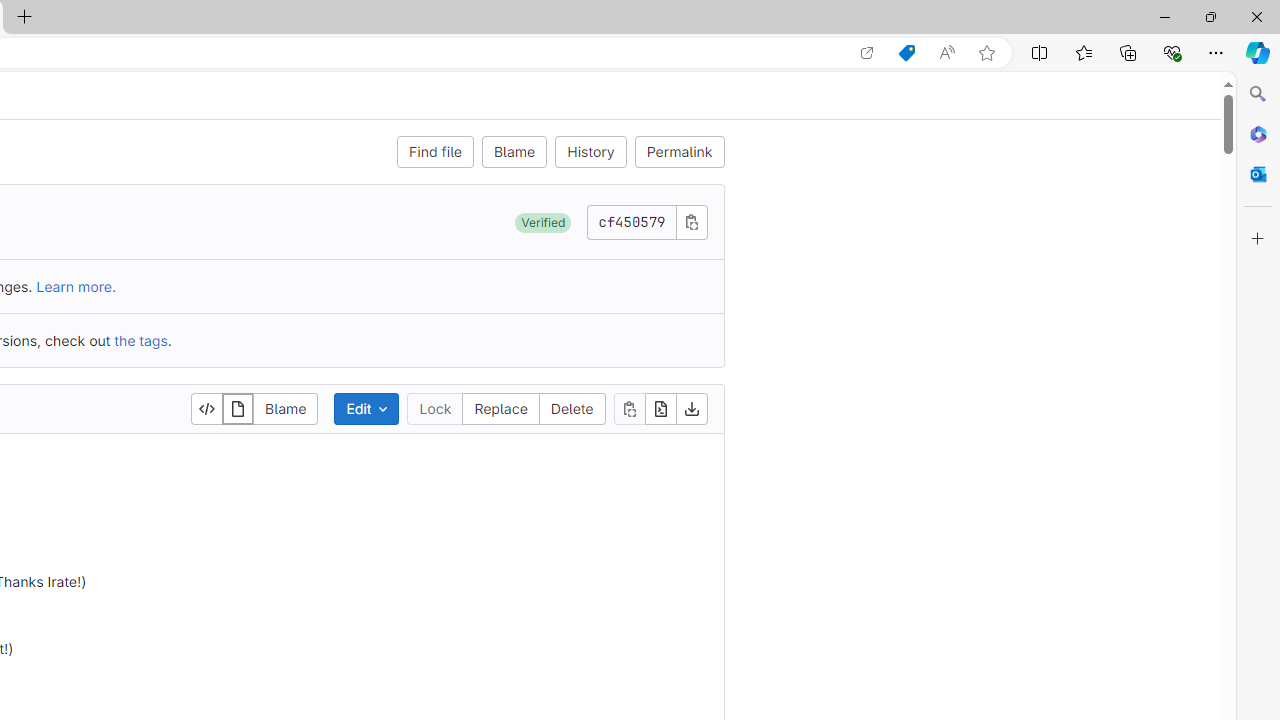  Describe the element at coordinates (691, 221) in the screenshot. I see `'Copy commit SHA'` at that location.